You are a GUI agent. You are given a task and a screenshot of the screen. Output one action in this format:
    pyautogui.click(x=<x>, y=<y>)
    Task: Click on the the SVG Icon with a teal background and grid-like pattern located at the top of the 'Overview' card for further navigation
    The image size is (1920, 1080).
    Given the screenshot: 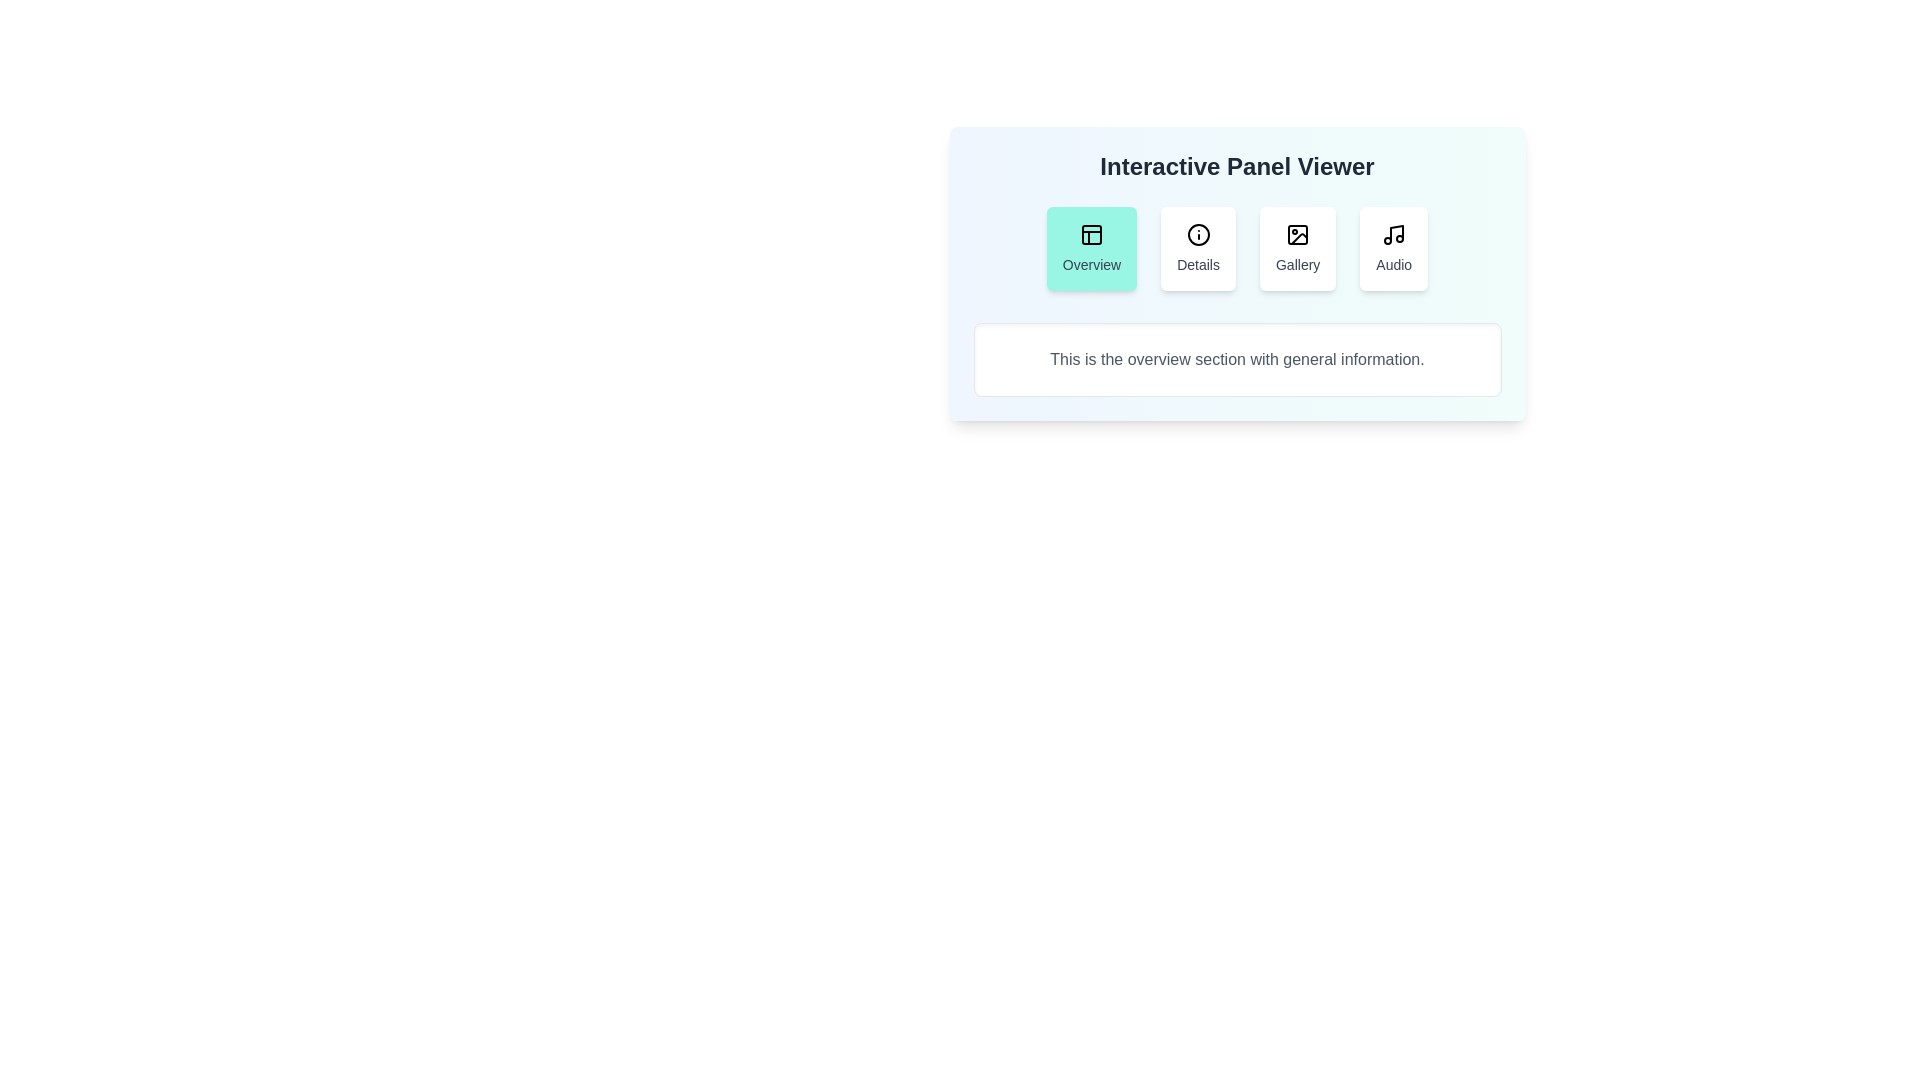 What is the action you would take?
    pyautogui.click(x=1090, y=234)
    